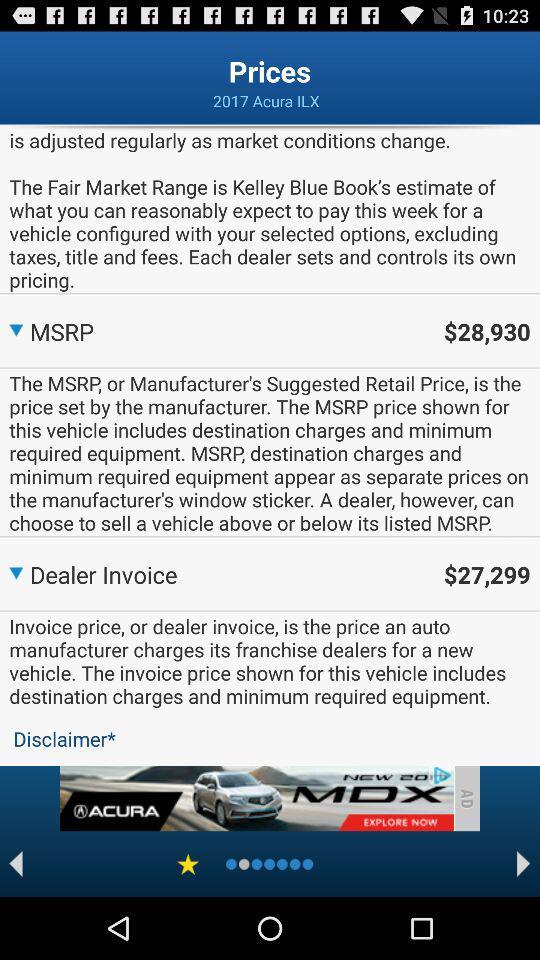 The height and width of the screenshot is (960, 540). Describe the element at coordinates (188, 924) in the screenshot. I see `the star icon` at that location.